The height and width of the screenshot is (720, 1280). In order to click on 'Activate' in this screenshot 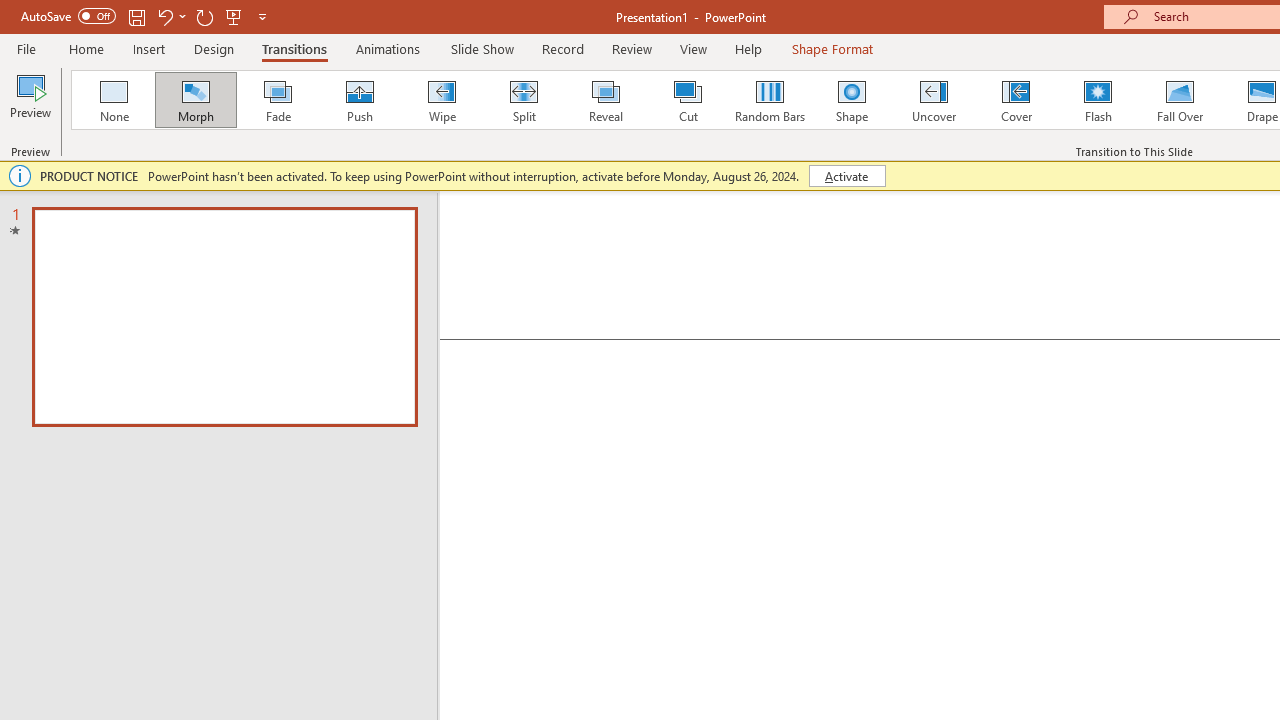, I will do `click(847, 175)`.